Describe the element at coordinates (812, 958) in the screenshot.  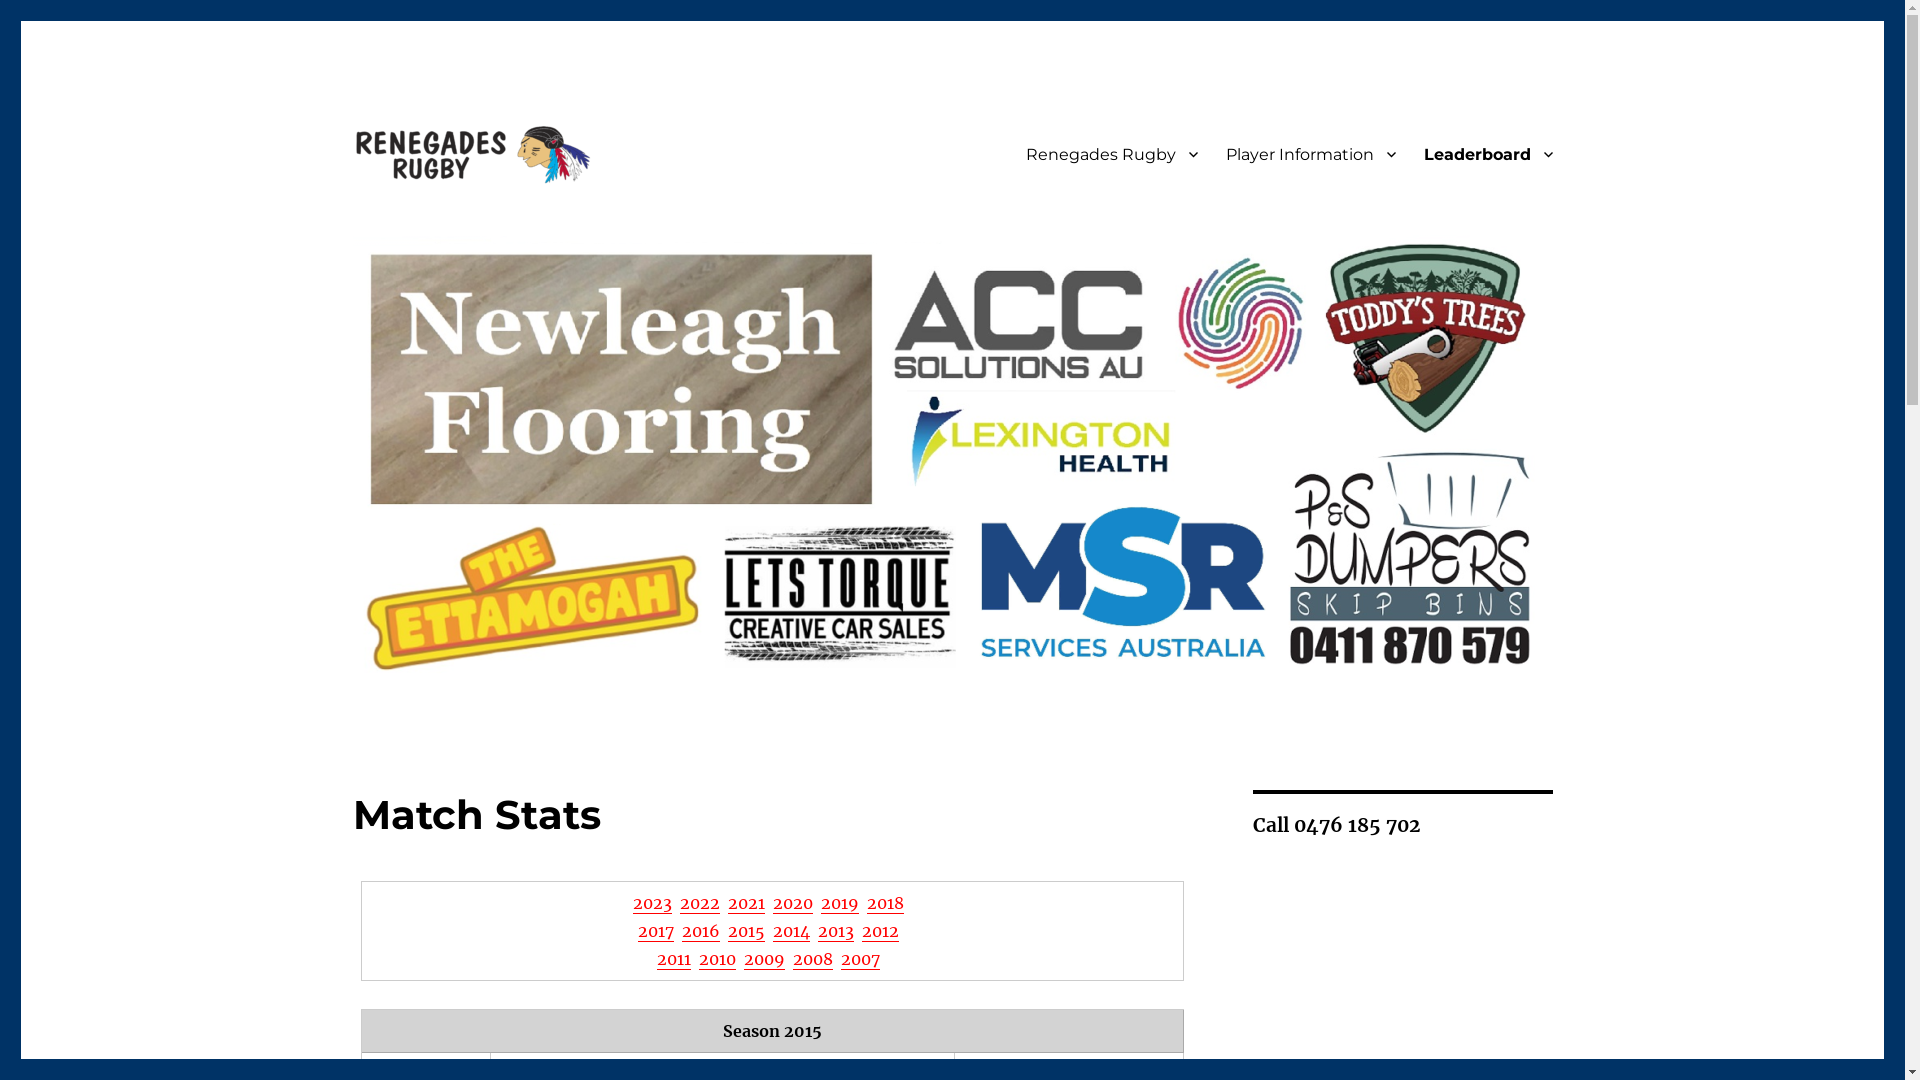
I see `'2008'` at that location.